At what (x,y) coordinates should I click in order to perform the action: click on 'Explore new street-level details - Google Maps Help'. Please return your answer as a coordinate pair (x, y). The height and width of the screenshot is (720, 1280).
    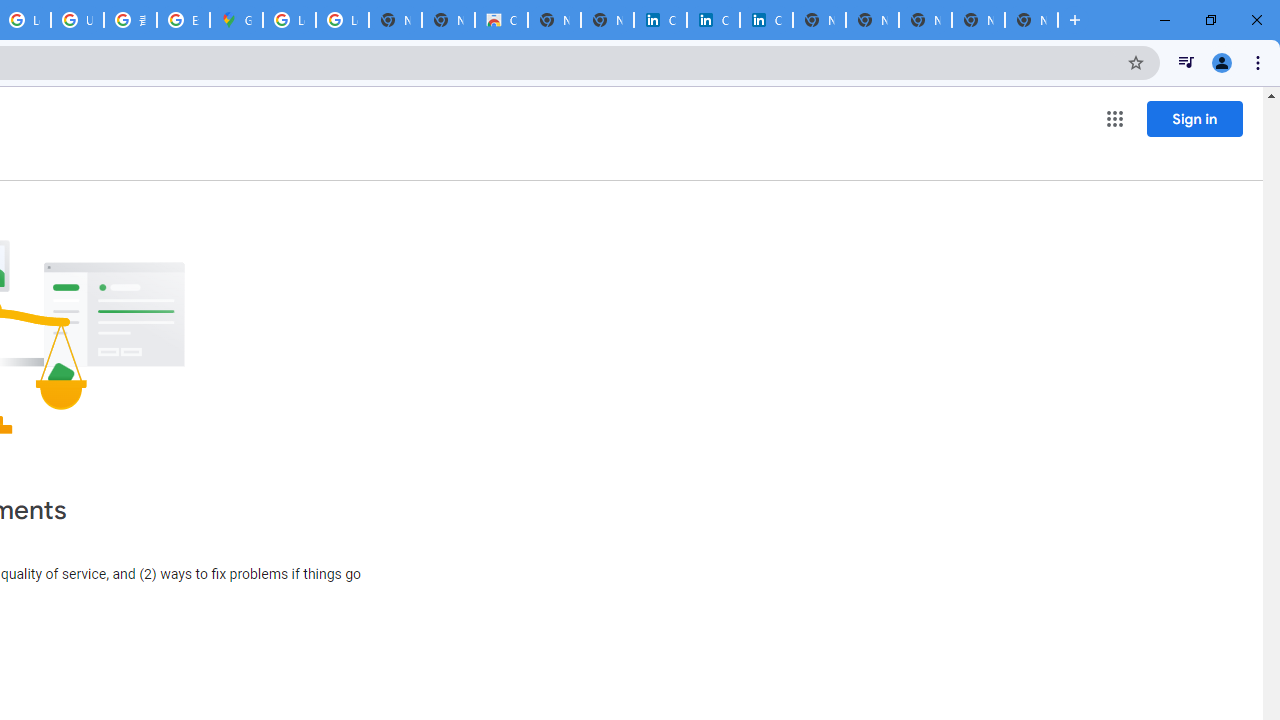
    Looking at the image, I should click on (183, 20).